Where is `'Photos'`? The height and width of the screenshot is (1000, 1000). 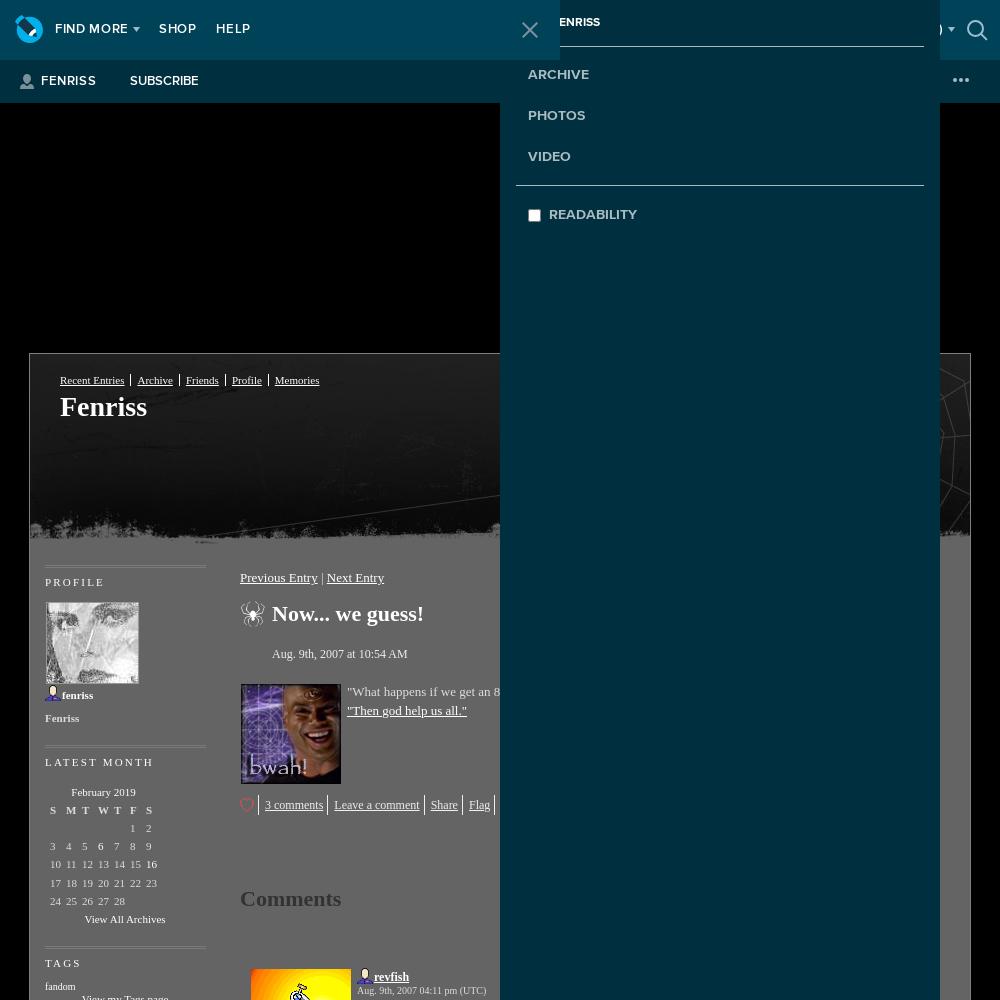 'Photos' is located at coordinates (556, 114).